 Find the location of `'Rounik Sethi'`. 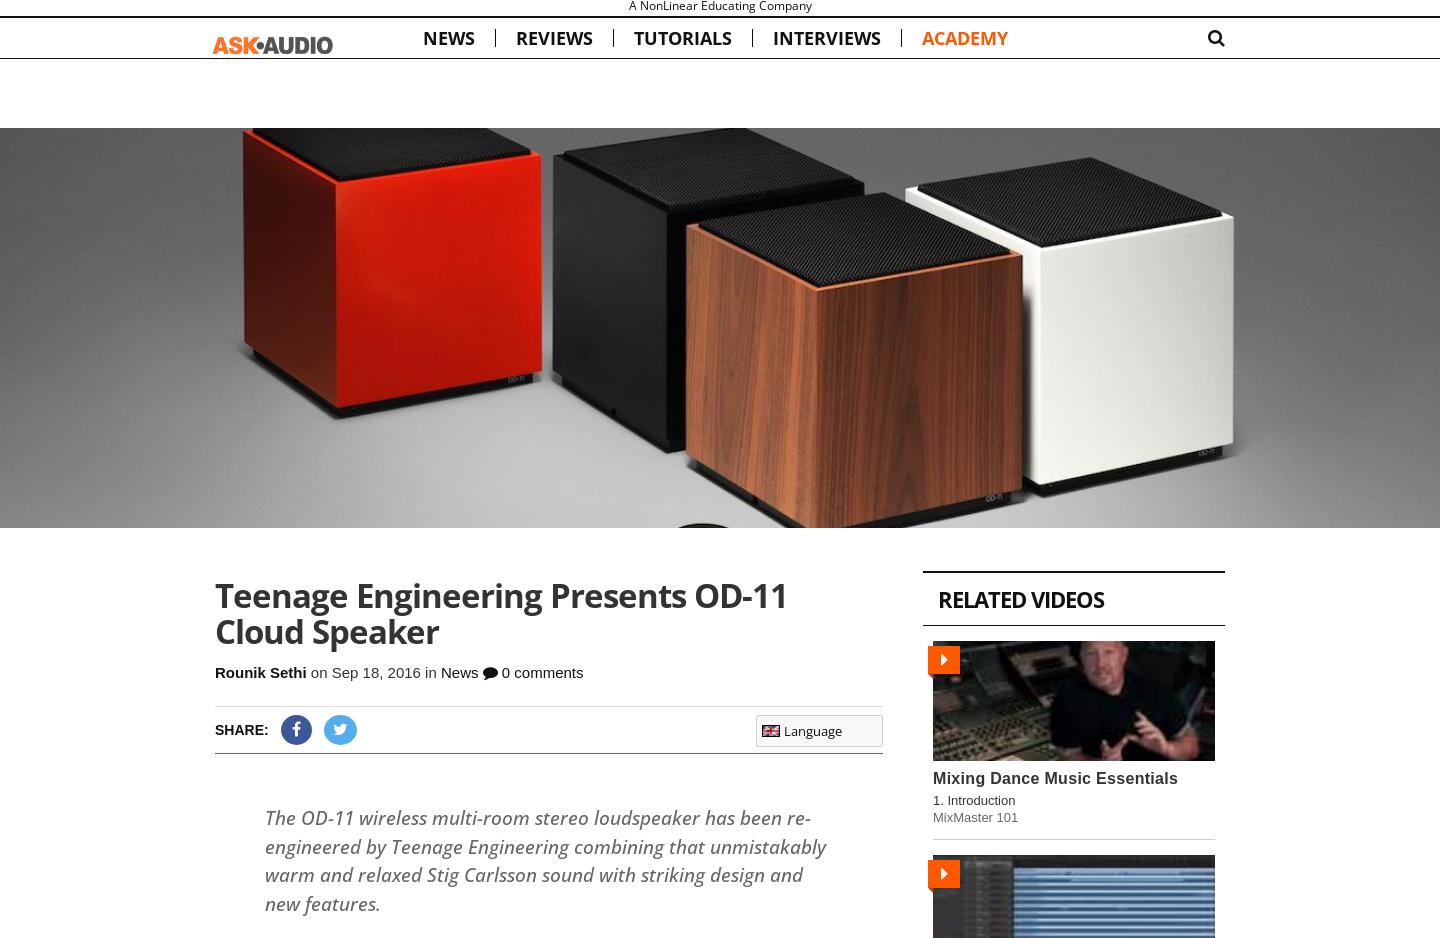

'Rounik Sethi' is located at coordinates (259, 671).